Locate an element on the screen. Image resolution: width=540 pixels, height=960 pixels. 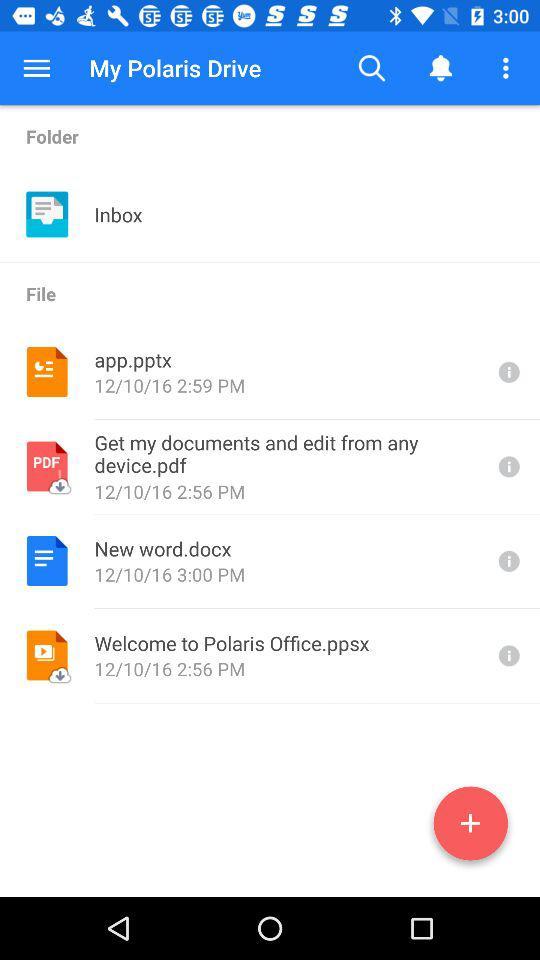
more information is located at coordinates (507, 466).